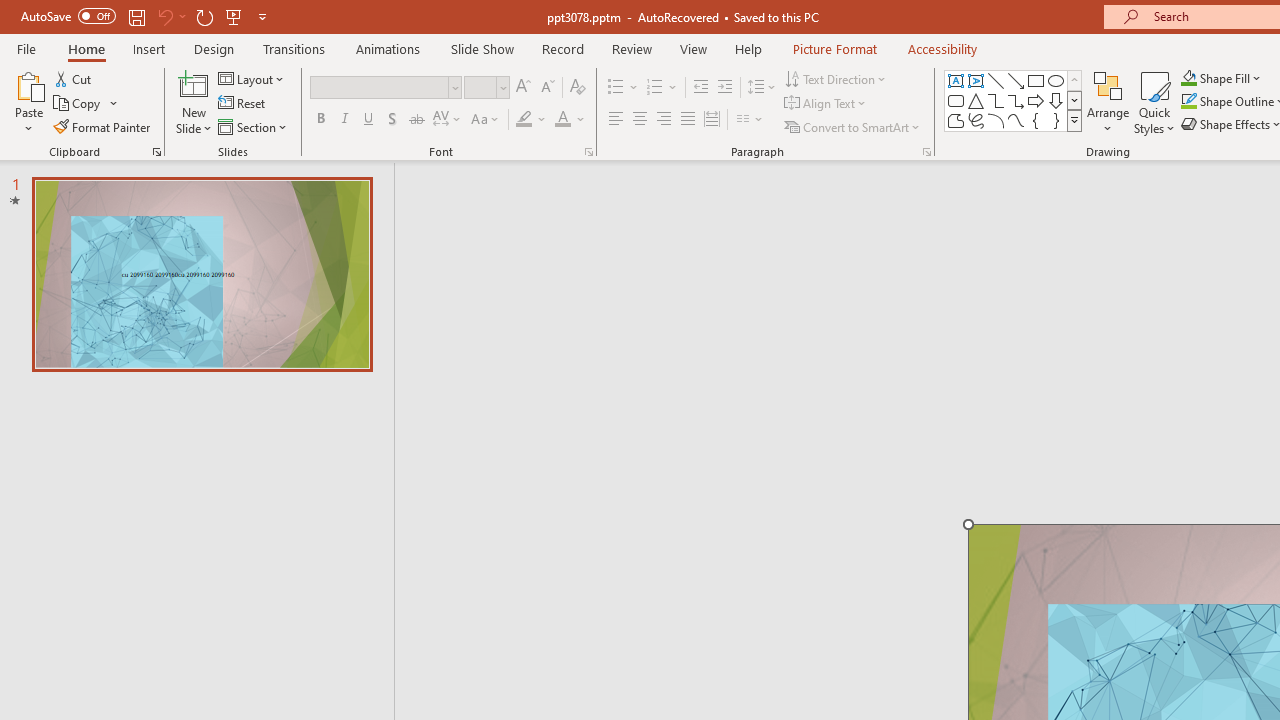 Image resolution: width=1280 pixels, height=720 pixels. Describe the element at coordinates (835, 48) in the screenshot. I see `'Picture Format'` at that location.